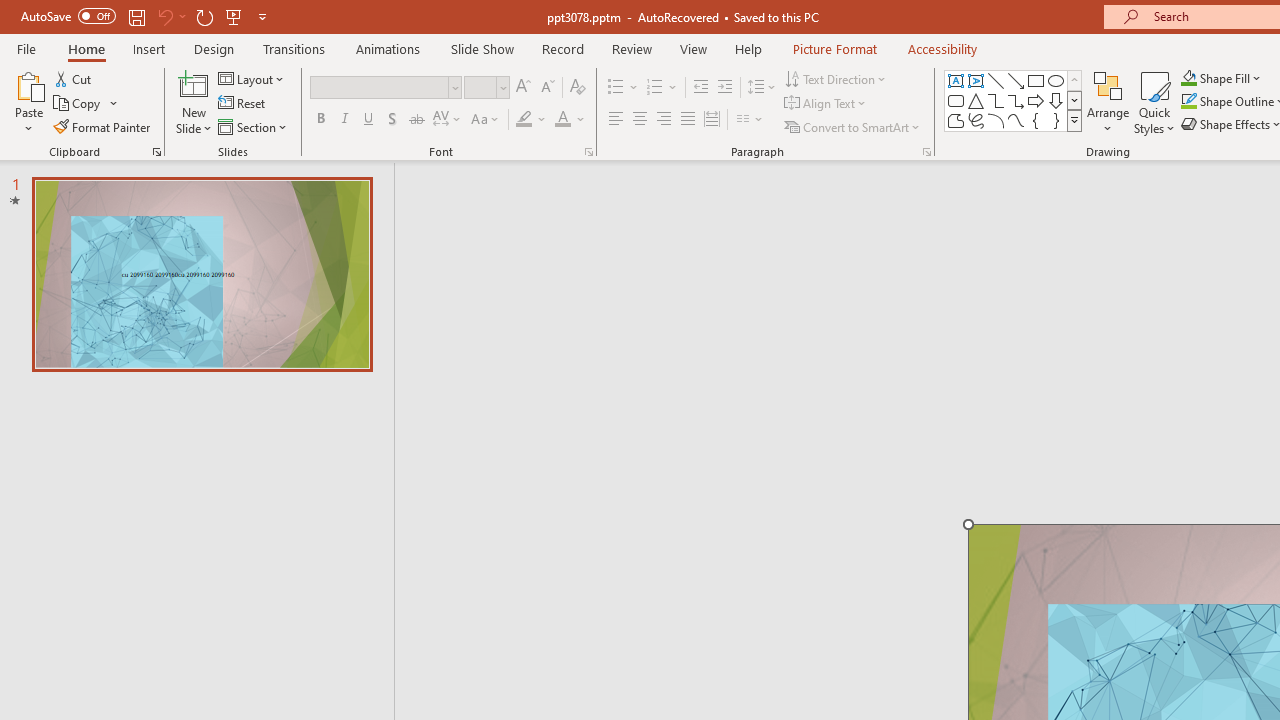 Image resolution: width=1280 pixels, height=720 pixels. Describe the element at coordinates (835, 48) in the screenshot. I see `'Picture Format'` at that location.